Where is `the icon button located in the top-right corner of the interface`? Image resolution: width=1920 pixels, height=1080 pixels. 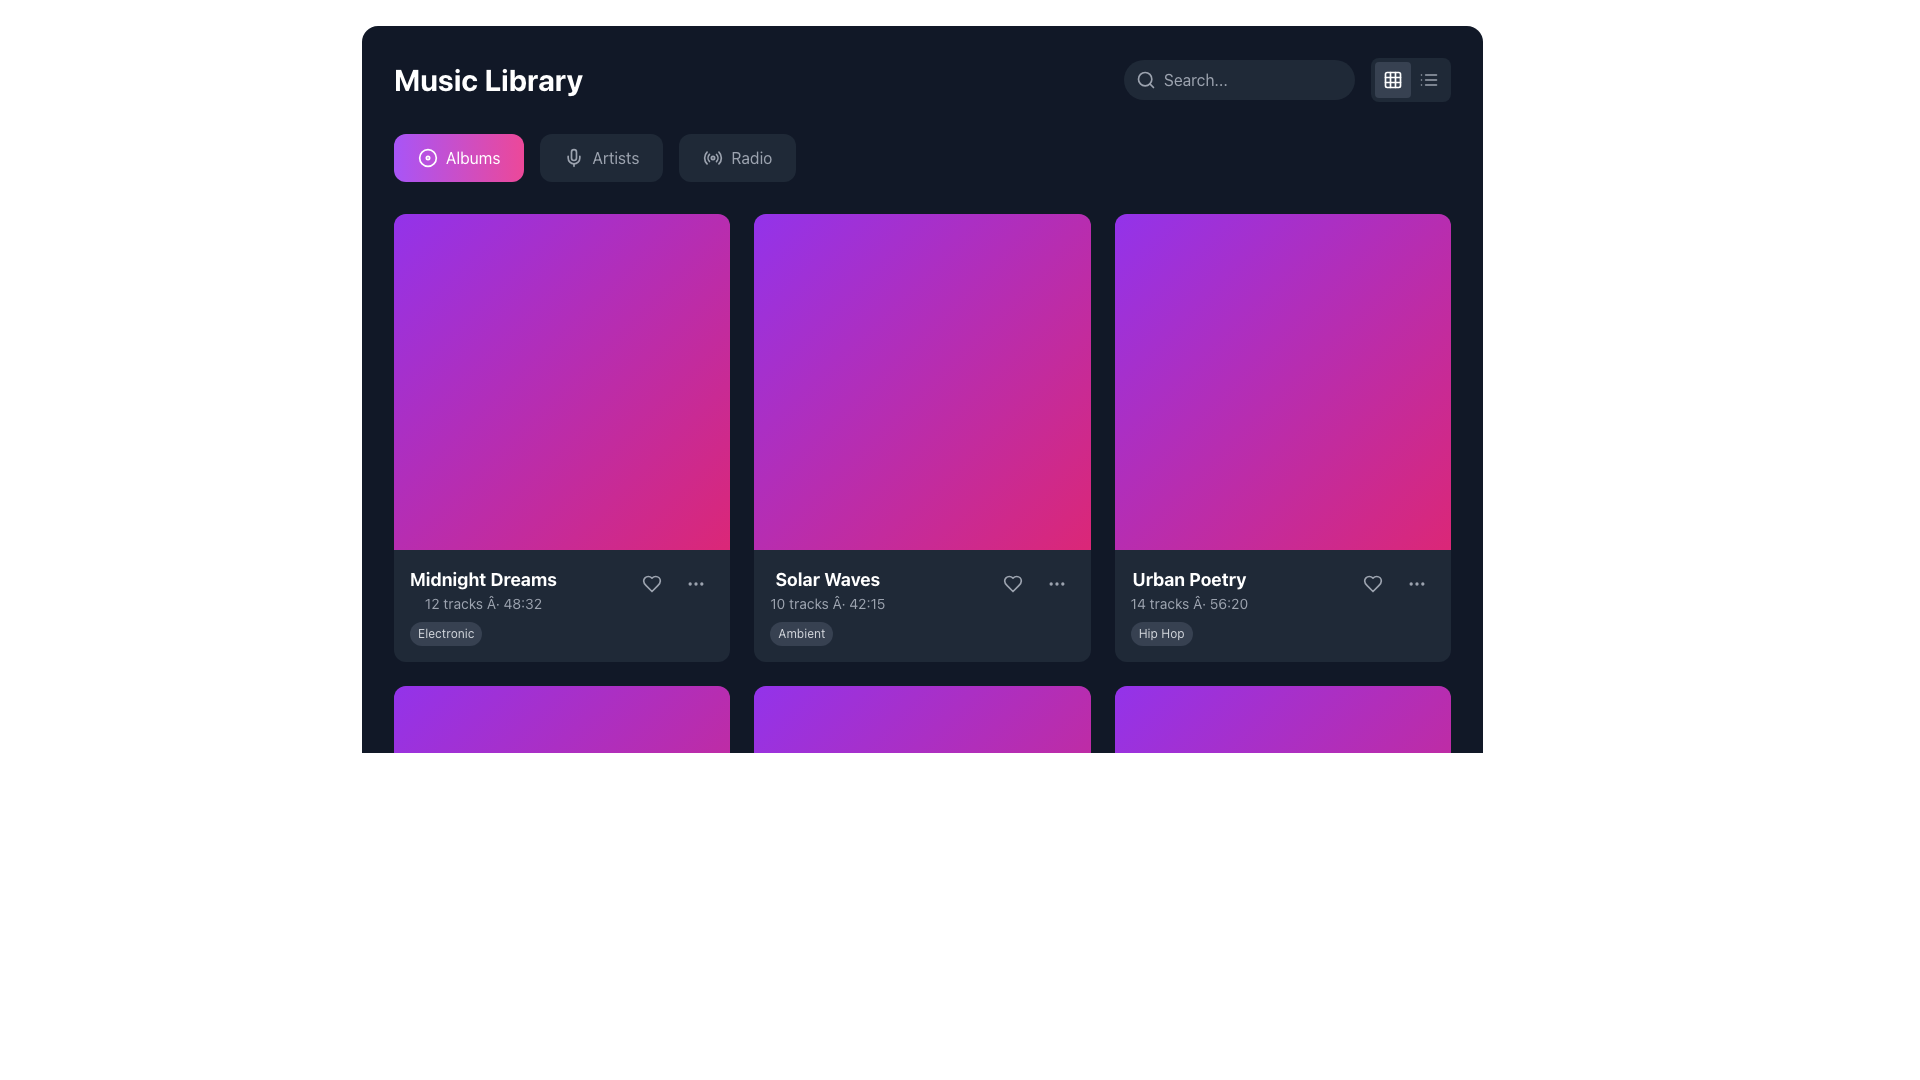 the icon button located in the top-right corner of the interface is located at coordinates (1428, 79).